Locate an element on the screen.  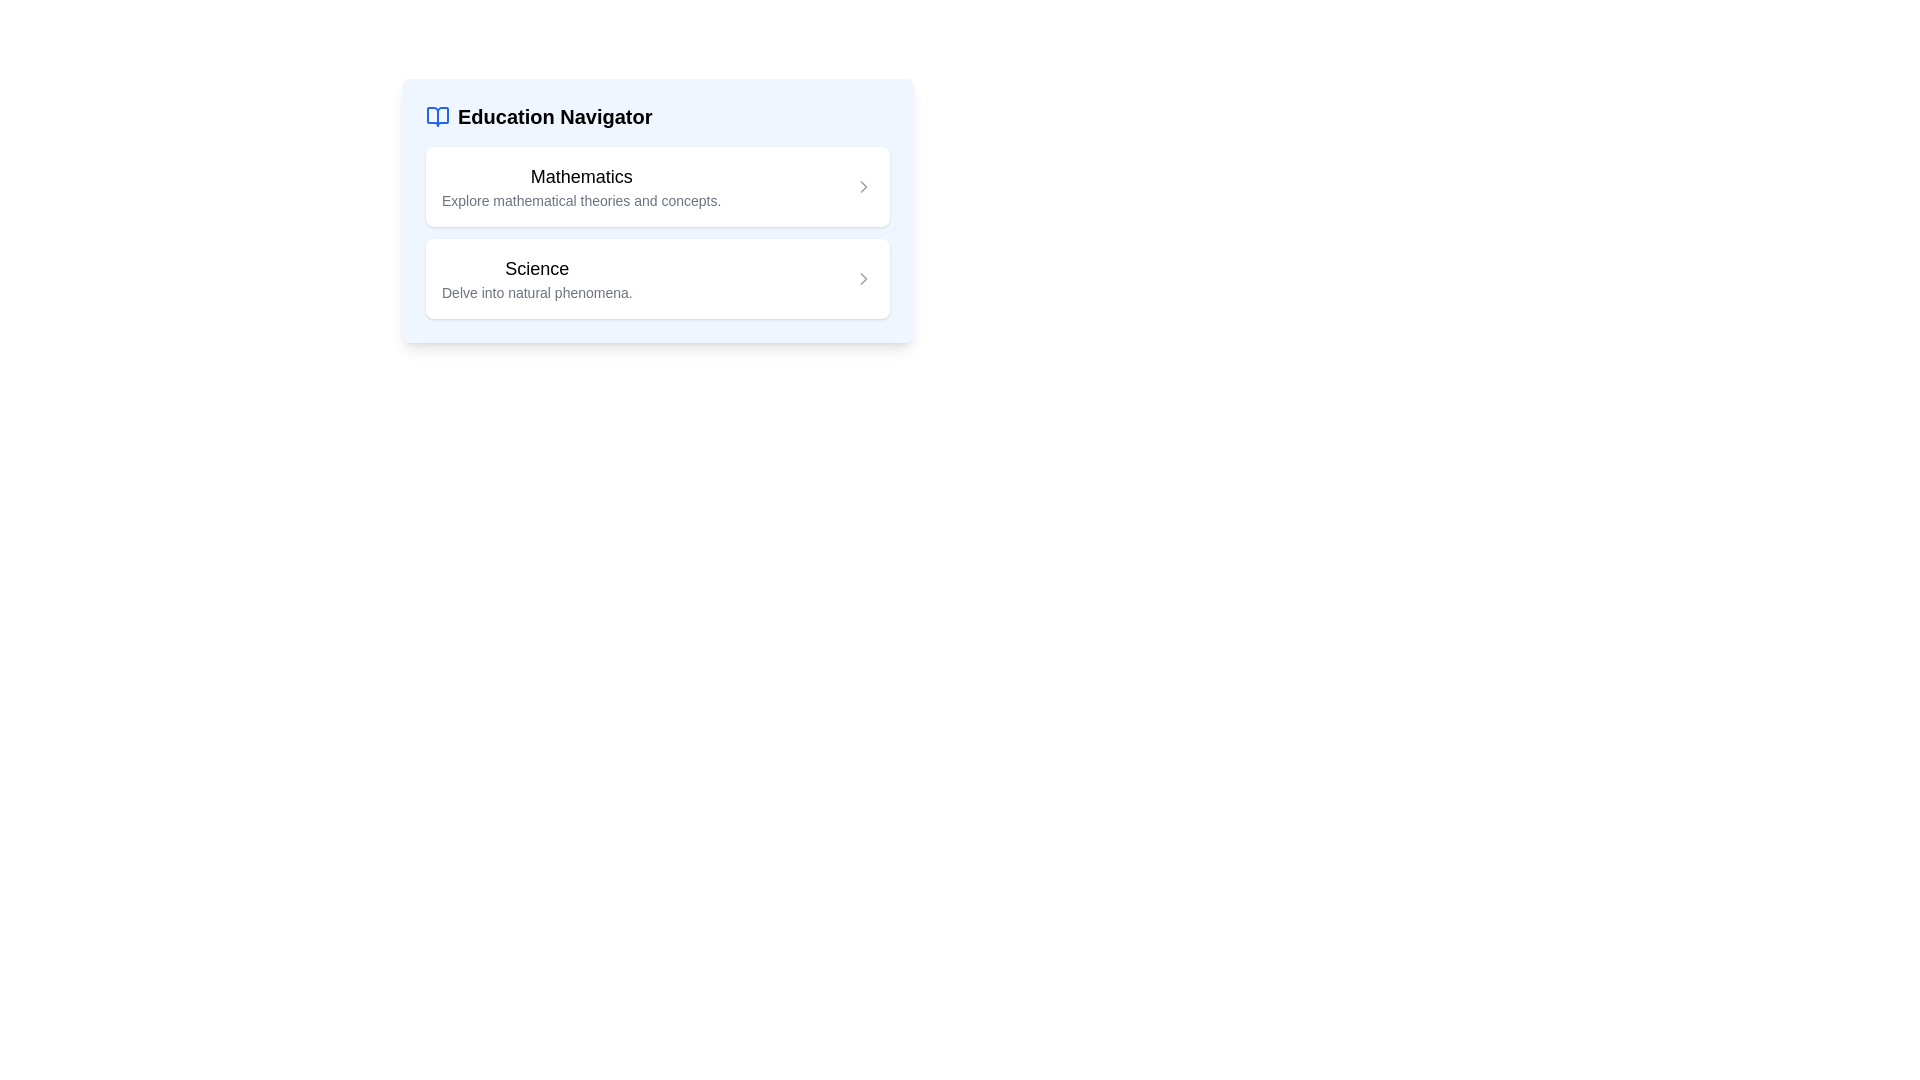
the composite text display element that represents the 'Science' category in the Education Navigator interface, located below 'Mathematics' is located at coordinates (537, 278).